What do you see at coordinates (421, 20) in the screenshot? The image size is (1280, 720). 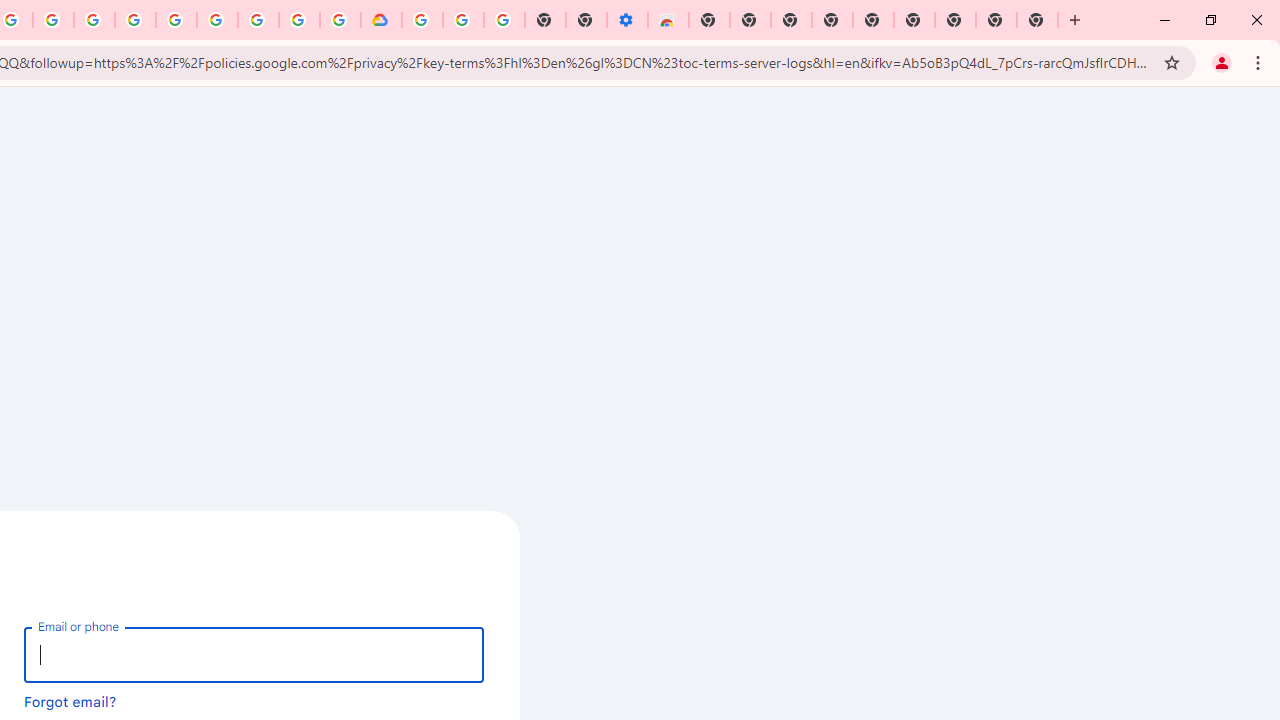 I see `'Sign in - Google Accounts'` at bounding box center [421, 20].